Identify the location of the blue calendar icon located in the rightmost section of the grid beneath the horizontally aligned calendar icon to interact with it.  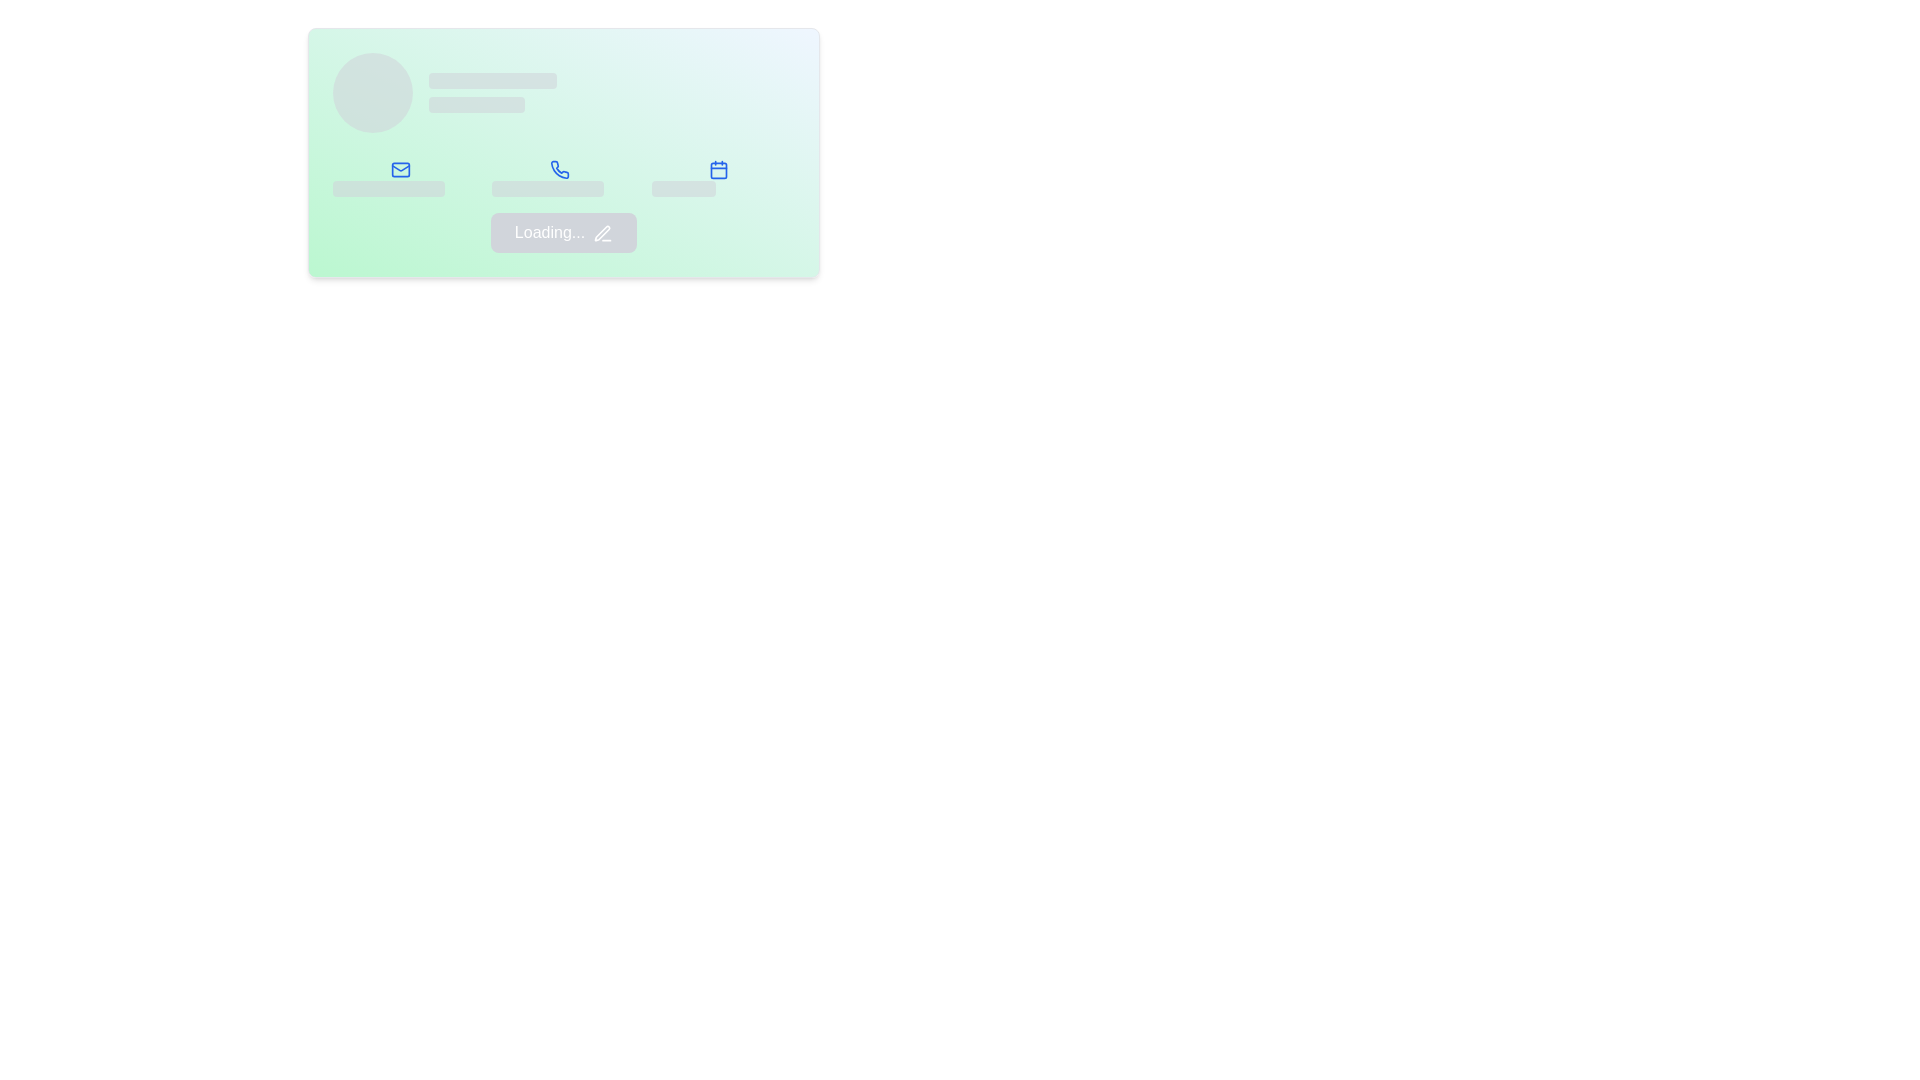
(722, 176).